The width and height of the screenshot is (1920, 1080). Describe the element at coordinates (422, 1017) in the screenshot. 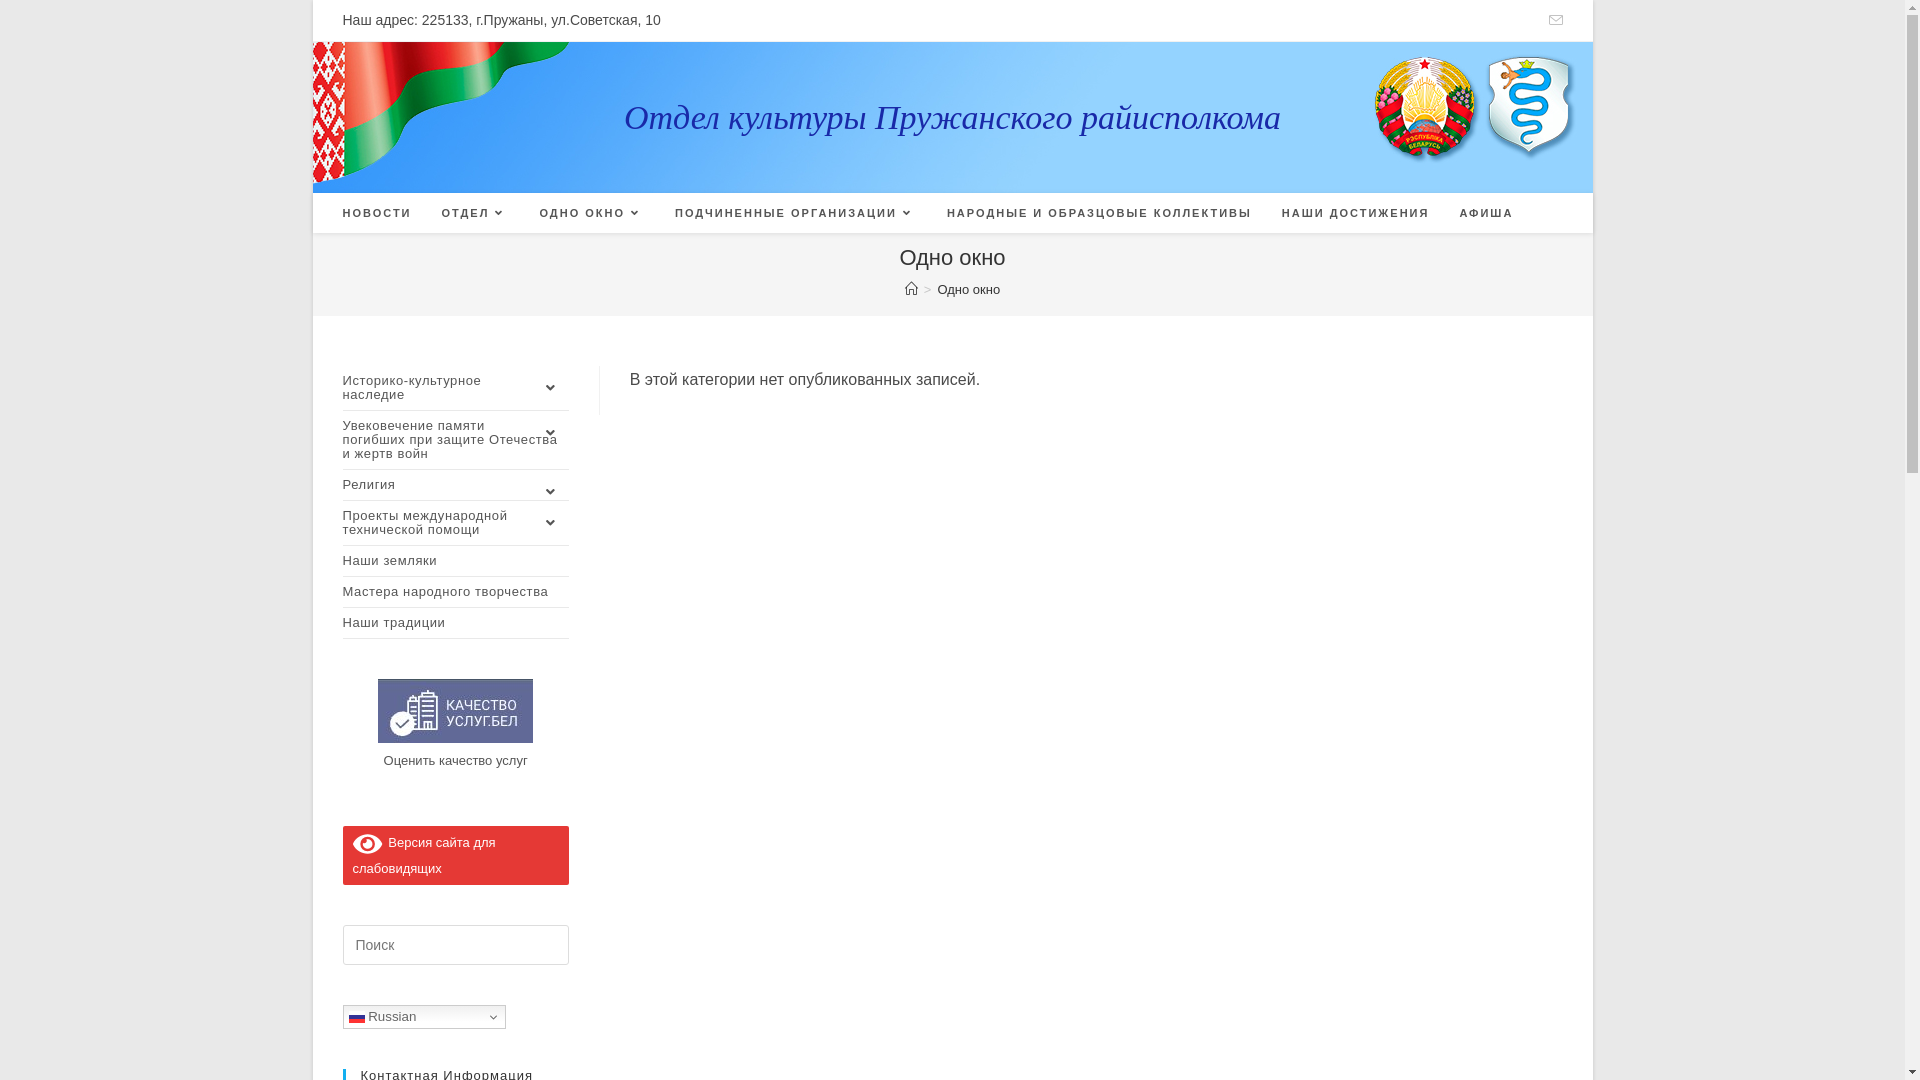

I see `'Russian'` at that location.